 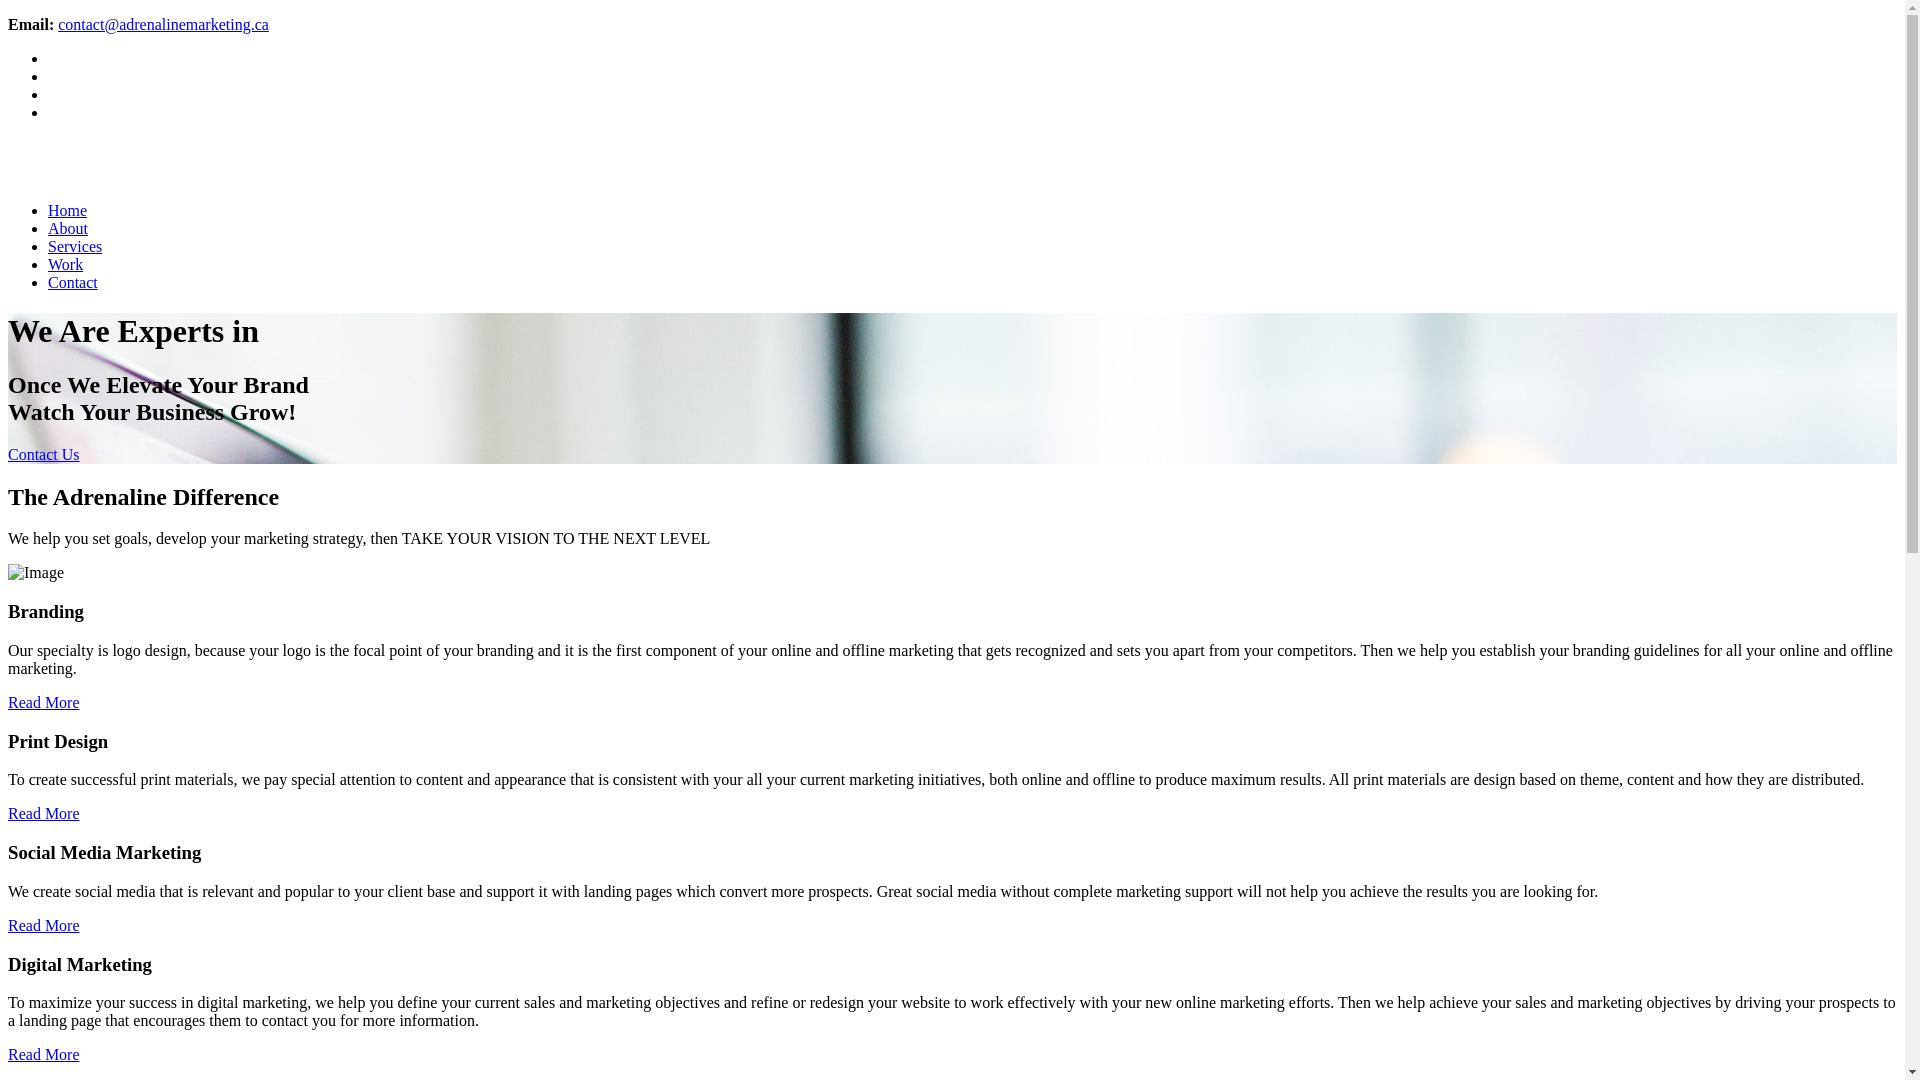 What do you see at coordinates (43, 813) in the screenshot?
I see `'Read More'` at bounding box center [43, 813].